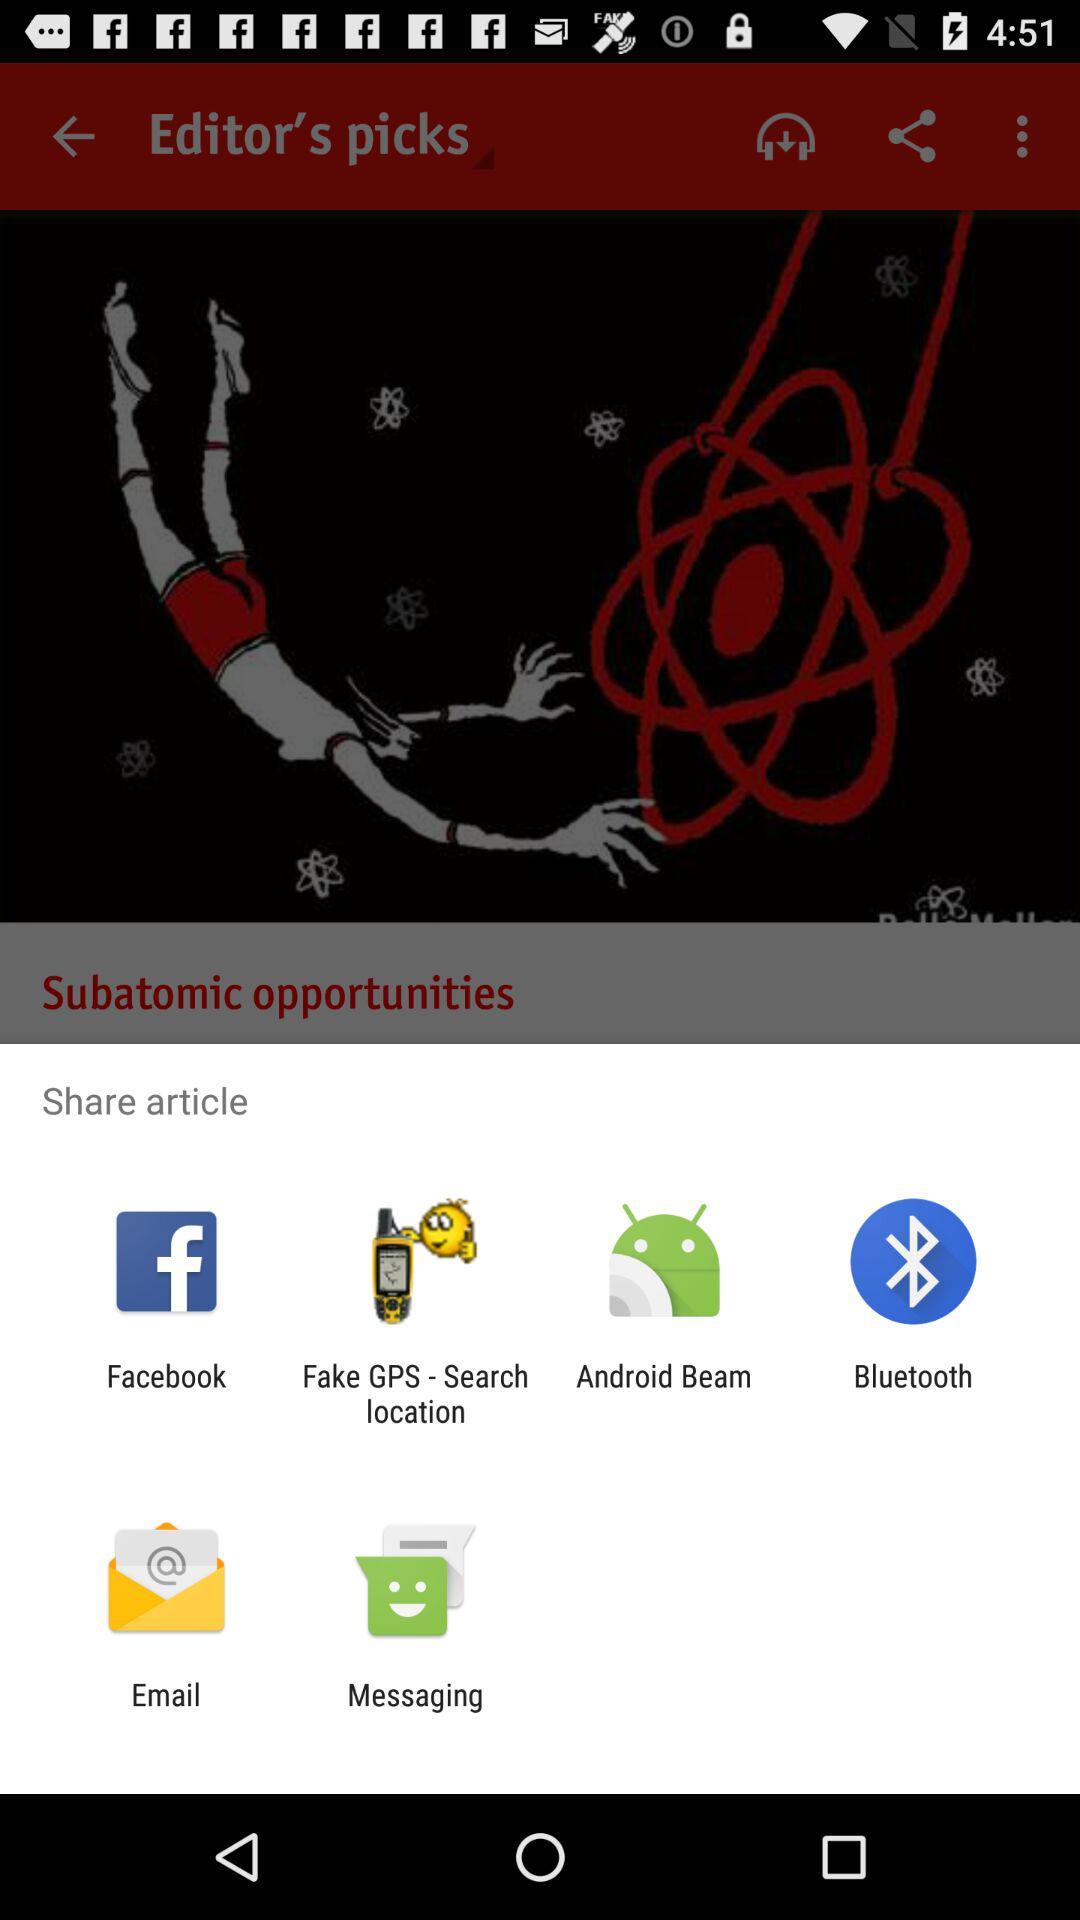  Describe the element at coordinates (664, 1392) in the screenshot. I see `item next to the fake gps search item` at that location.